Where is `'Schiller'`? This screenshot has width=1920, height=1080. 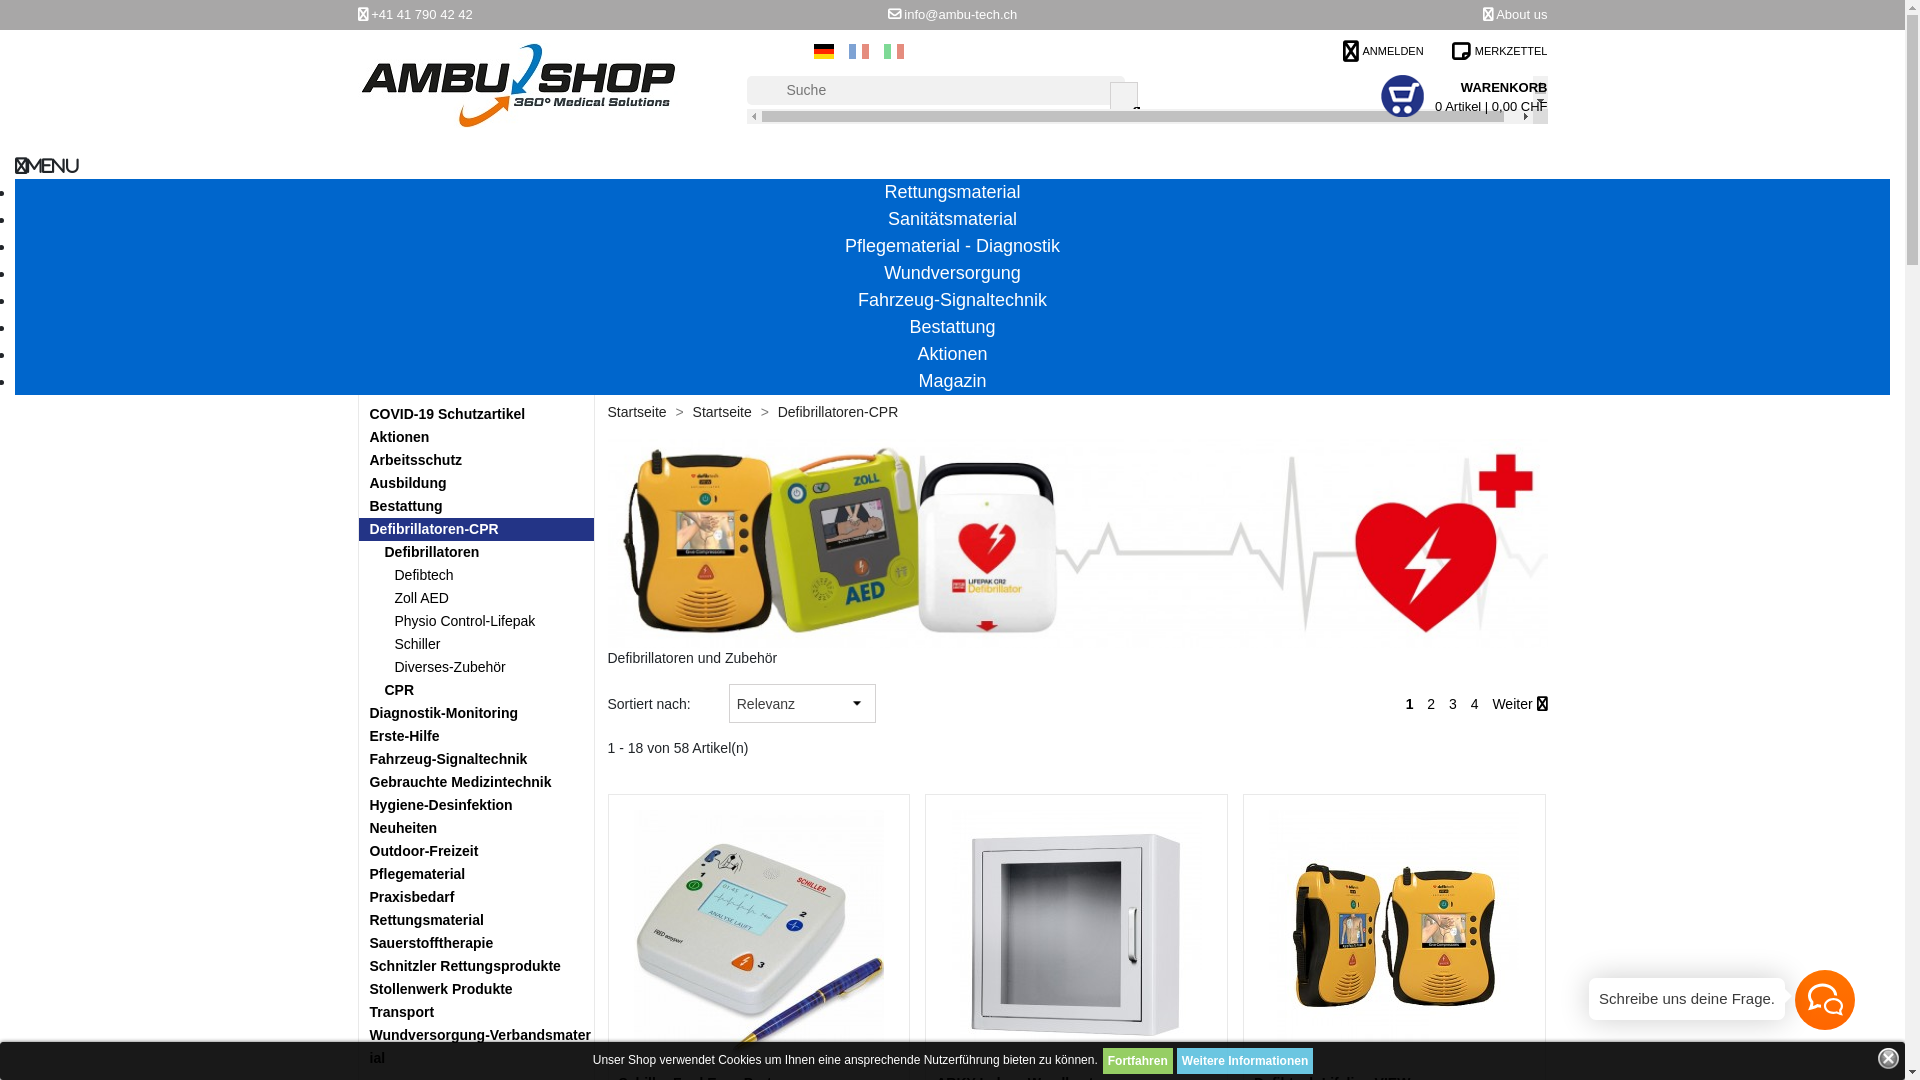 'Schiller' is located at coordinates (474, 643).